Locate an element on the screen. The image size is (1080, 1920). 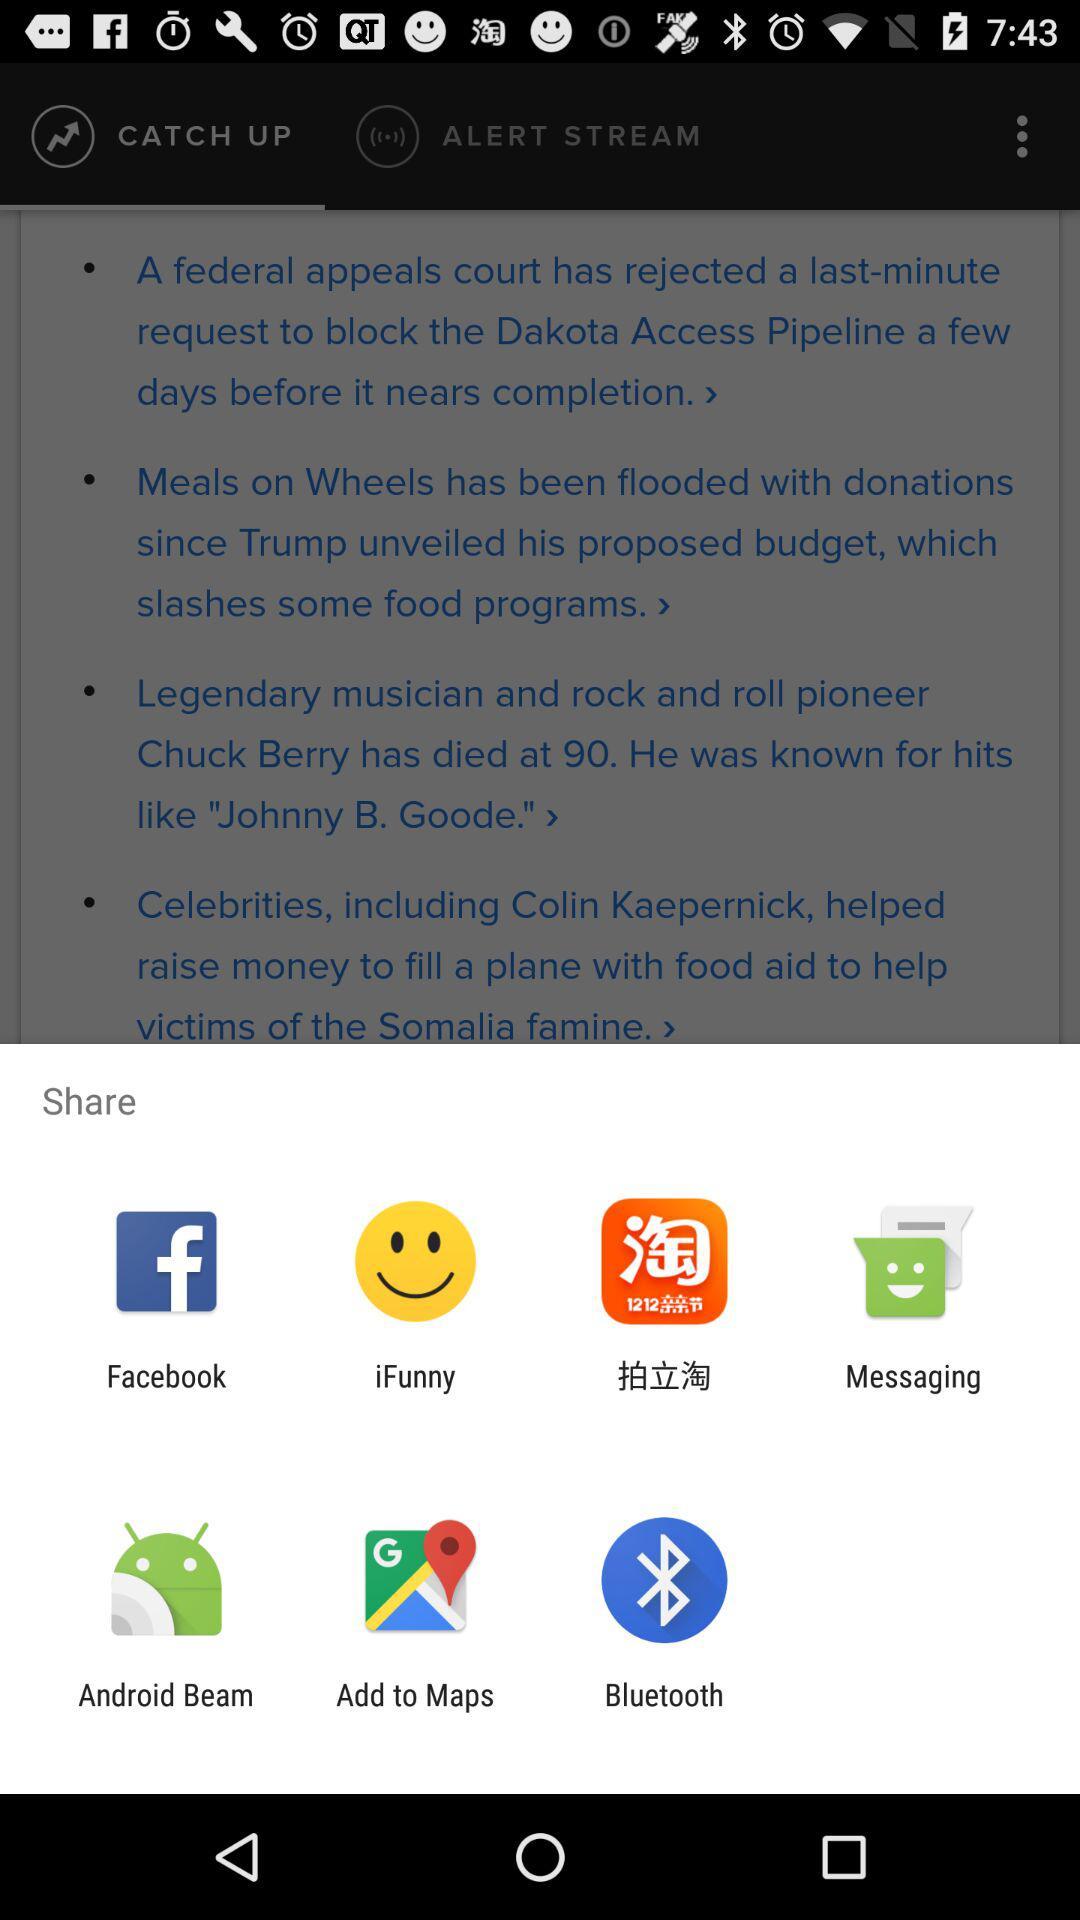
item to the right of the facebook is located at coordinates (414, 1392).